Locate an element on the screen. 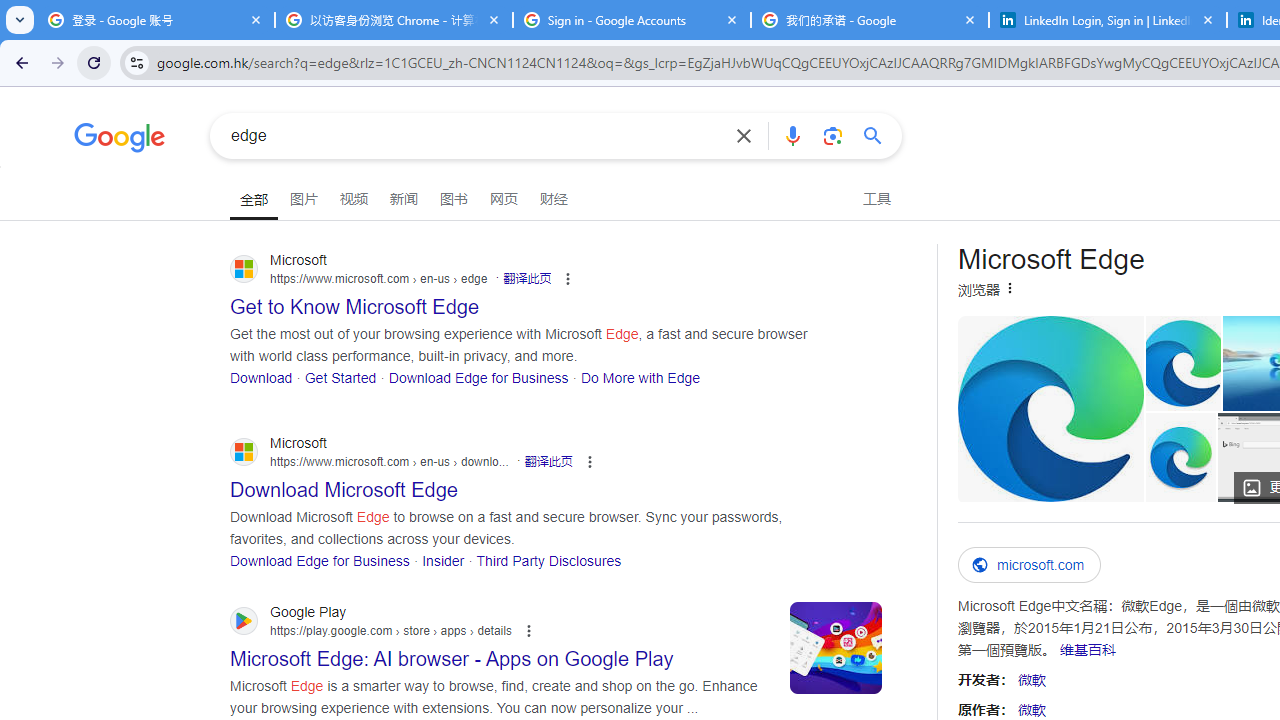 The image size is (1280, 720). 'Get Started' is located at coordinates (341, 377).